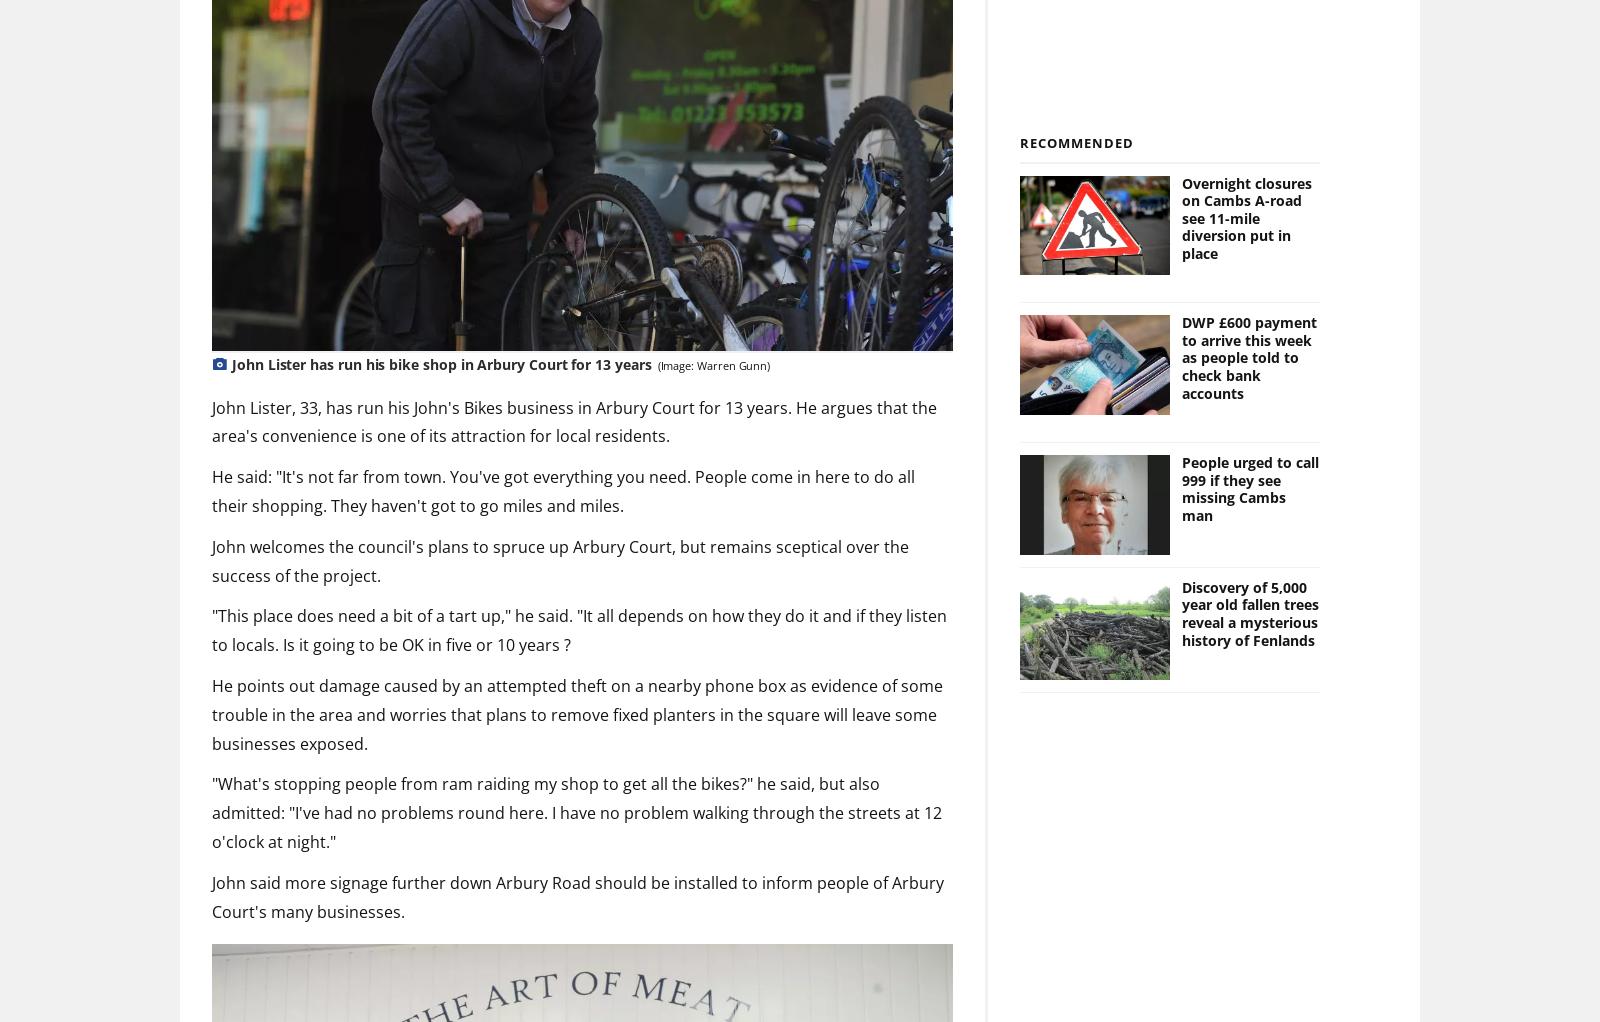 Image resolution: width=1600 pixels, height=1022 pixels. What do you see at coordinates (578, 630) in the screenshot?
I see `'"This place does need a bit of a tart up," he said. "It all depends on how they do it and if they listen to locals. Is it going to be OK in five or 10 years ?'` at bounding box center [578, 630].